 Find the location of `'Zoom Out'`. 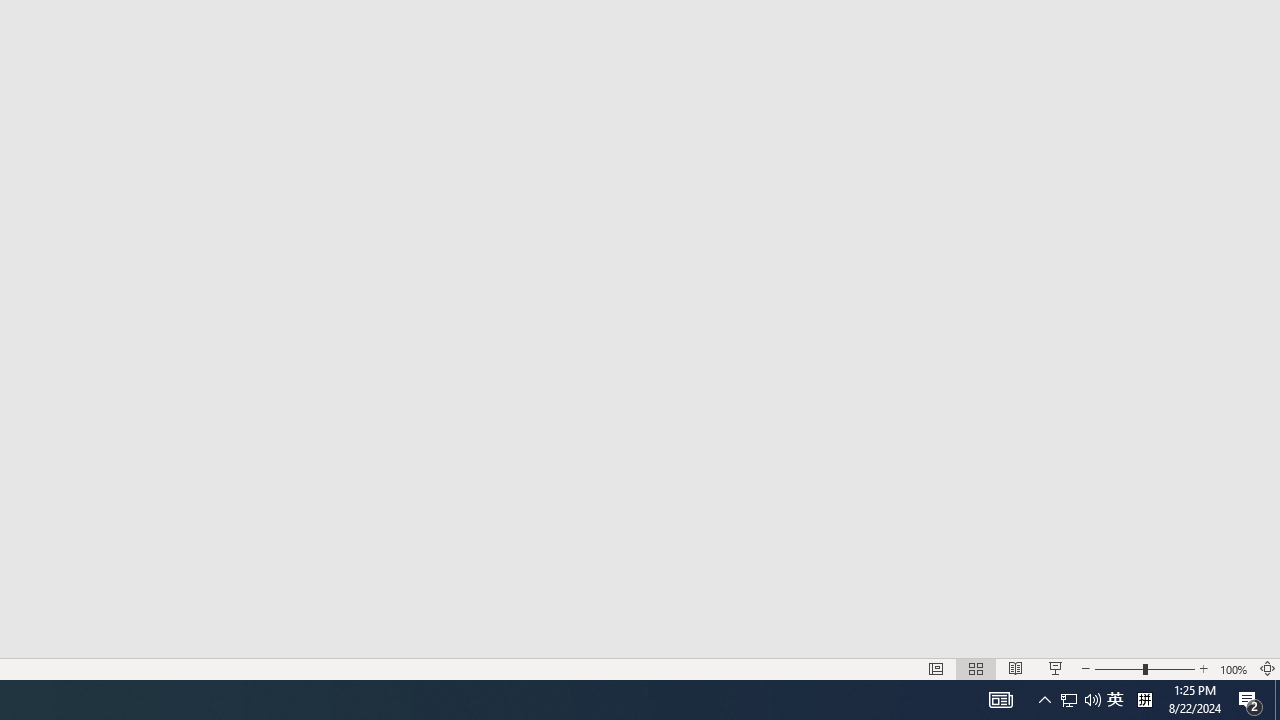

'Zoom Out' is located at coordinates (1117, 669).